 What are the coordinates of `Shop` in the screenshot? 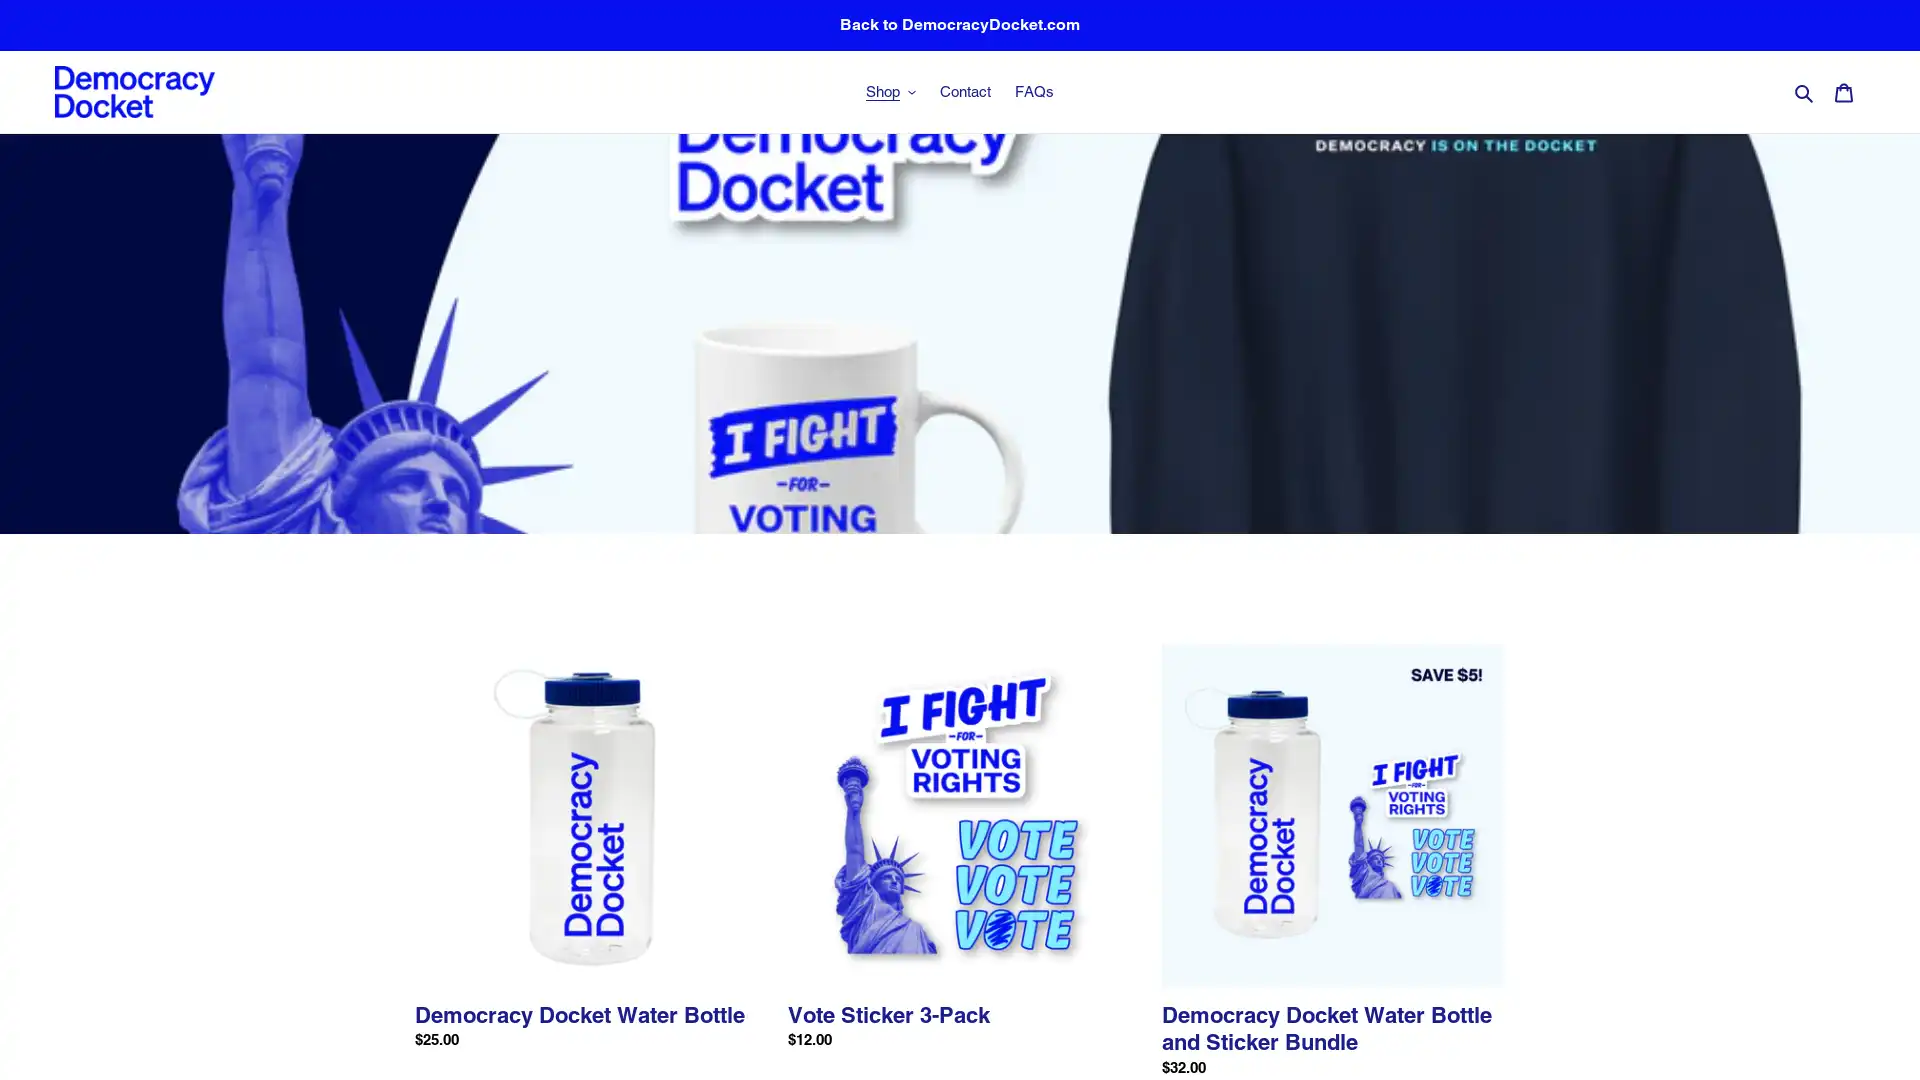 It's located at (889, 91).